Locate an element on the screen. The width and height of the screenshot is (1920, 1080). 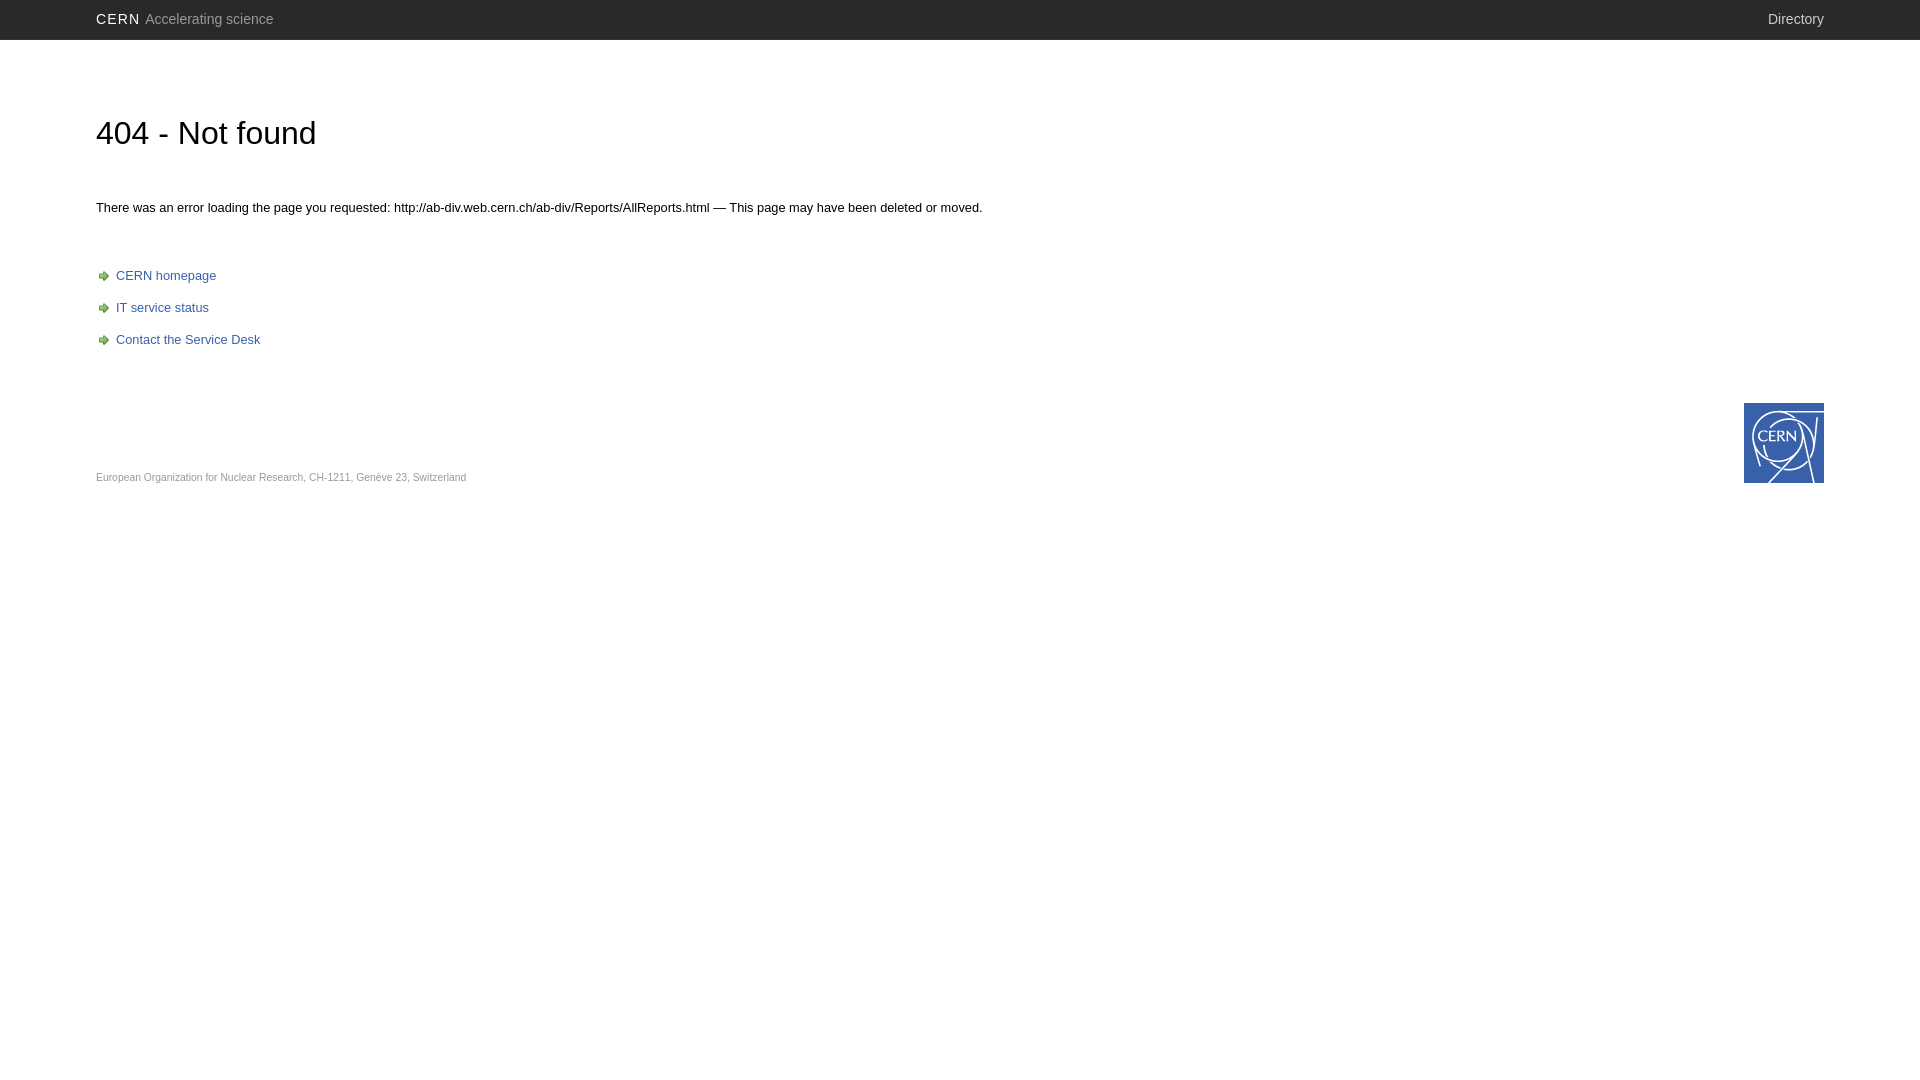
'Contact the Service Desk' is located at coordinates (177, 338).